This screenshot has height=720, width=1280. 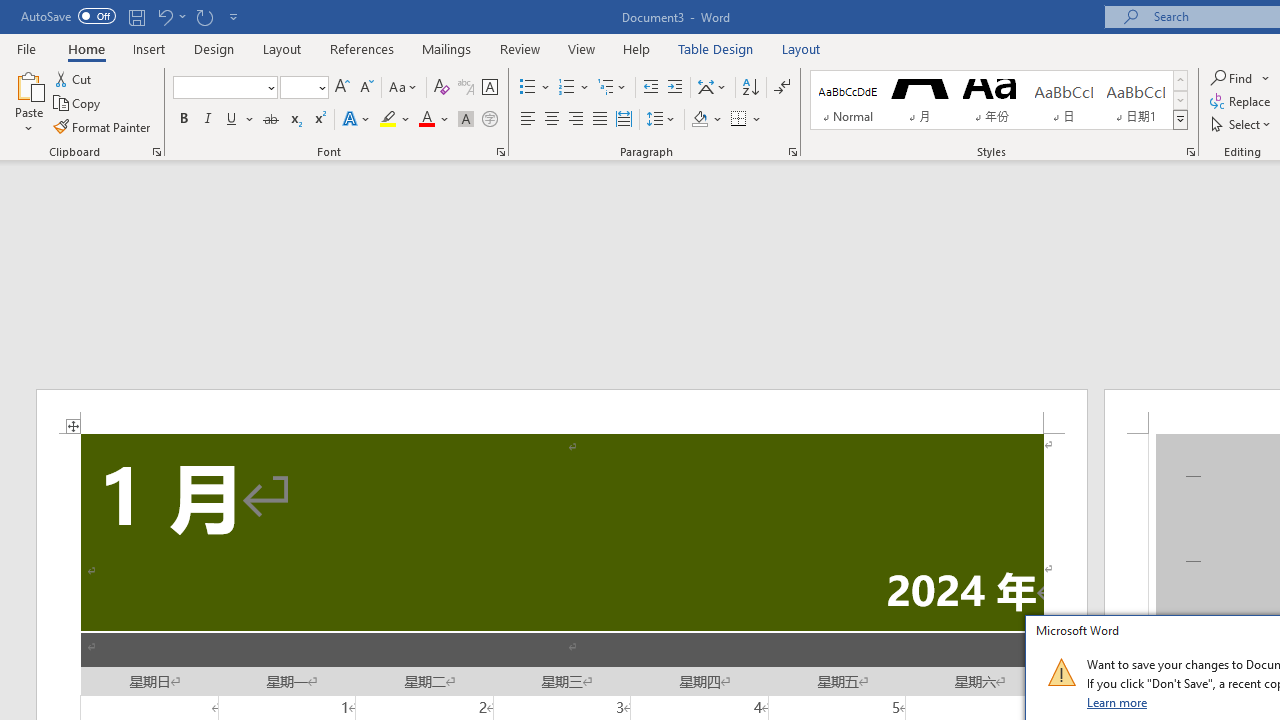 I want to click on 'Shrink Font', so click(x=366, y=86).